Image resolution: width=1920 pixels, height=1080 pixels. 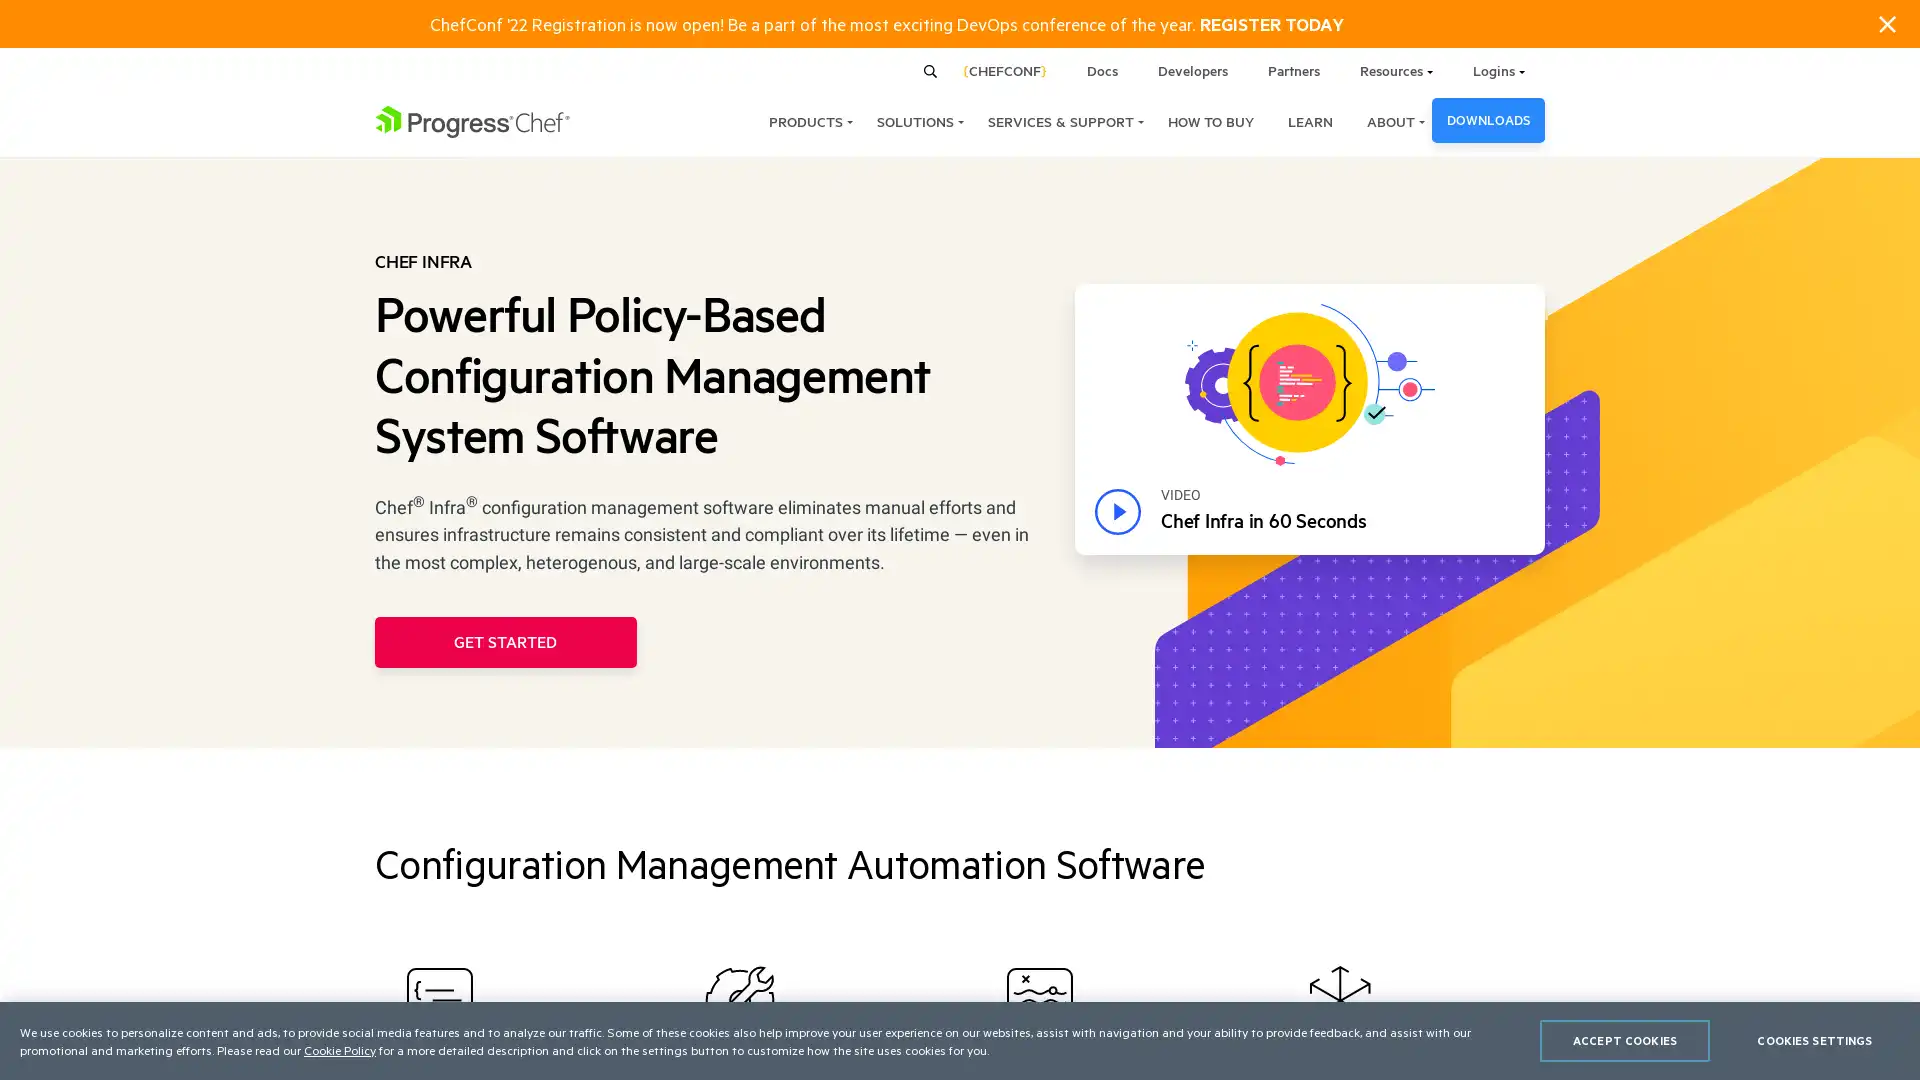 What do you see at coordinates (1498, 71) in the screenshot?
I see `Logins` at bounding box center [1498, 71].